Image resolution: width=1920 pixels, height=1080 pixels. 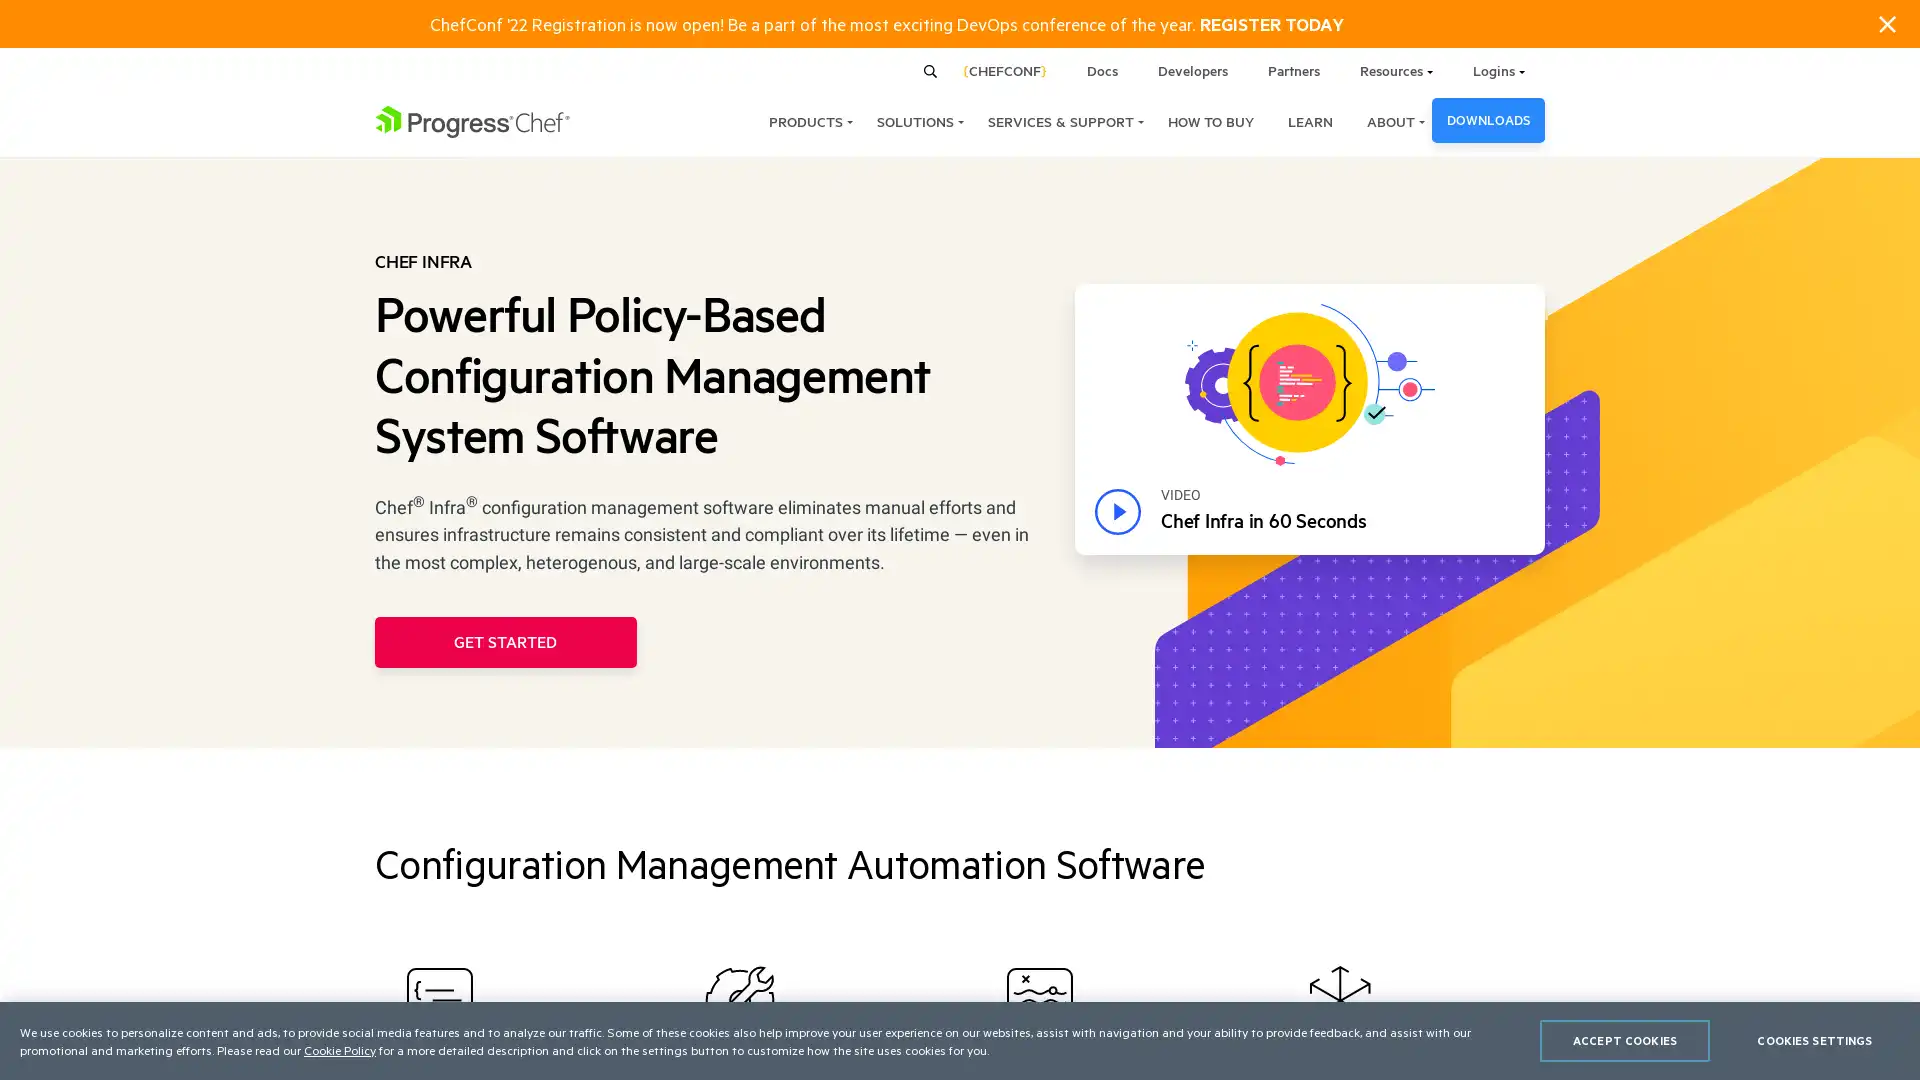 What do you see at coordinates (1498, 71) in the screenshot?
I see `Logins` at bounding box center [1498, 71].